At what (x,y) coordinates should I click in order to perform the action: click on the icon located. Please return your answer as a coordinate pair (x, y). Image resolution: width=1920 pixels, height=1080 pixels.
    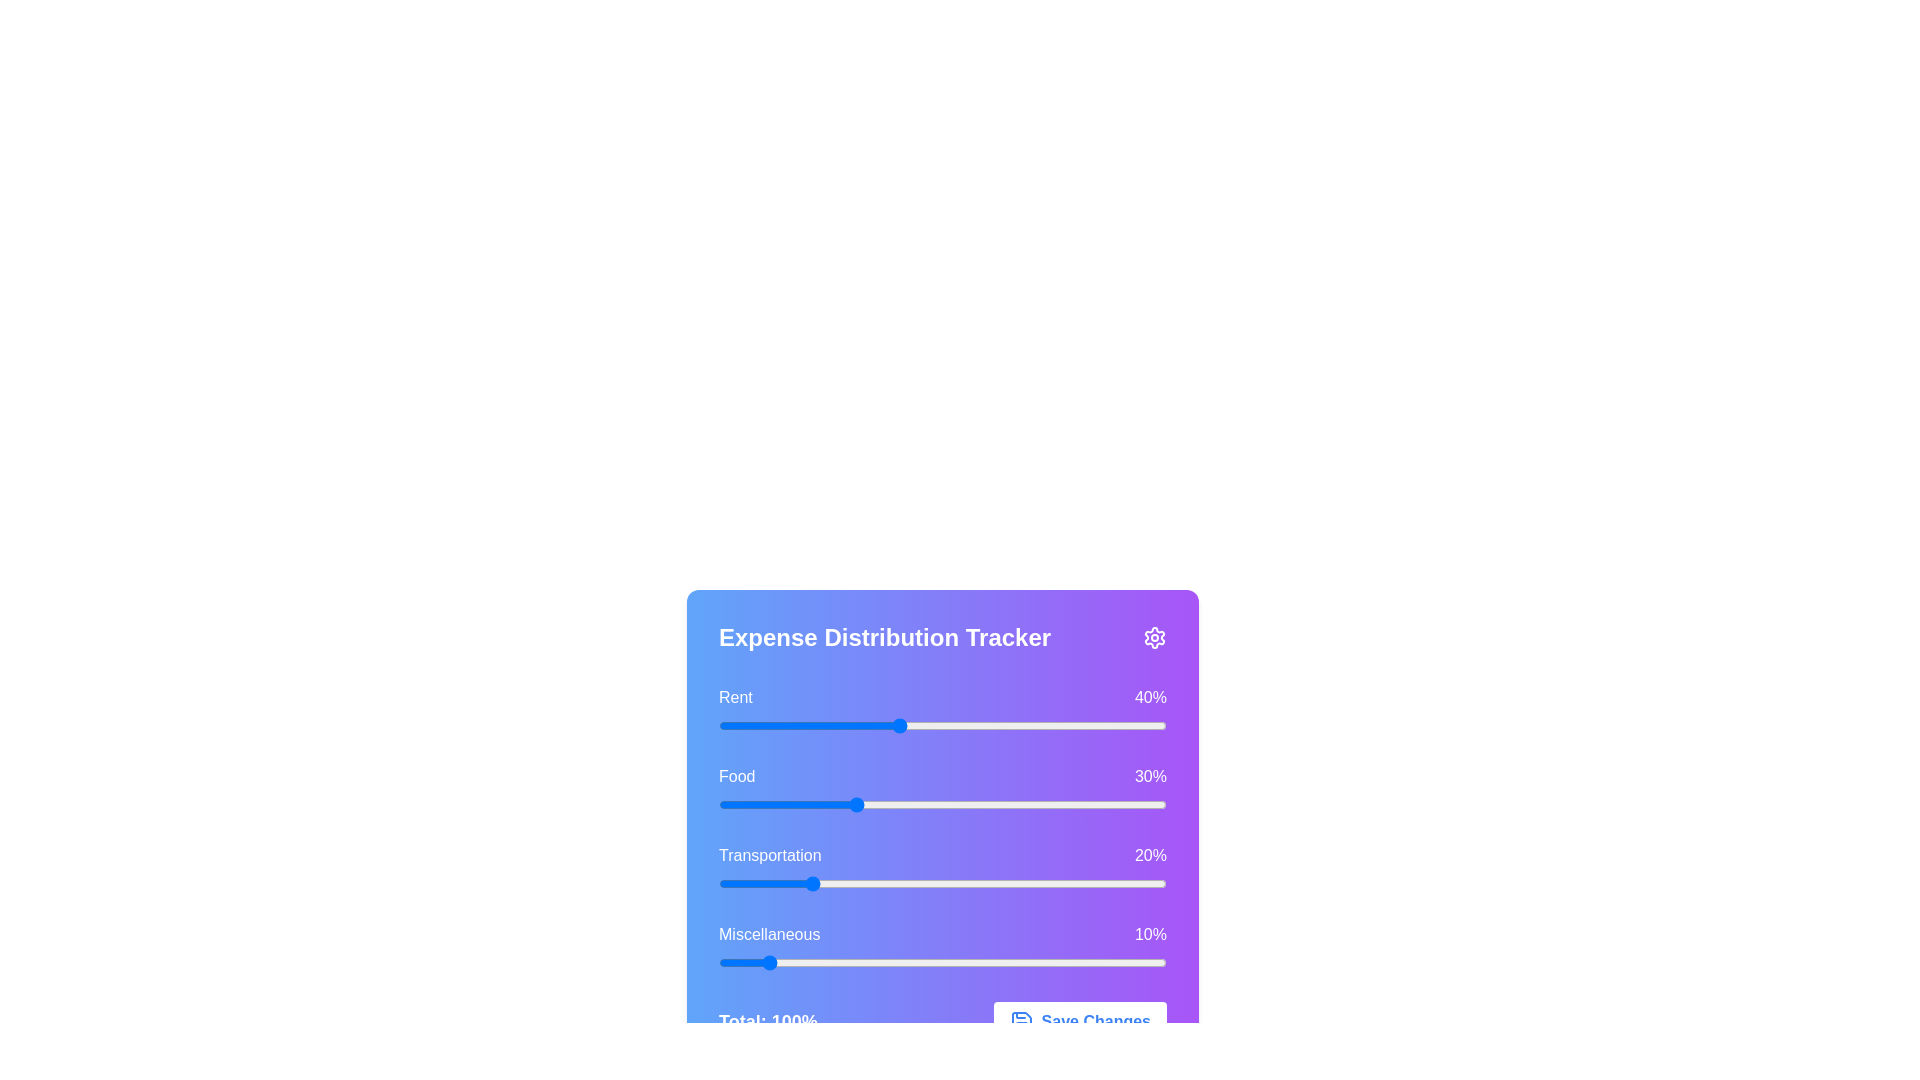
    Looking at the image, I should click on (1021, 1022).